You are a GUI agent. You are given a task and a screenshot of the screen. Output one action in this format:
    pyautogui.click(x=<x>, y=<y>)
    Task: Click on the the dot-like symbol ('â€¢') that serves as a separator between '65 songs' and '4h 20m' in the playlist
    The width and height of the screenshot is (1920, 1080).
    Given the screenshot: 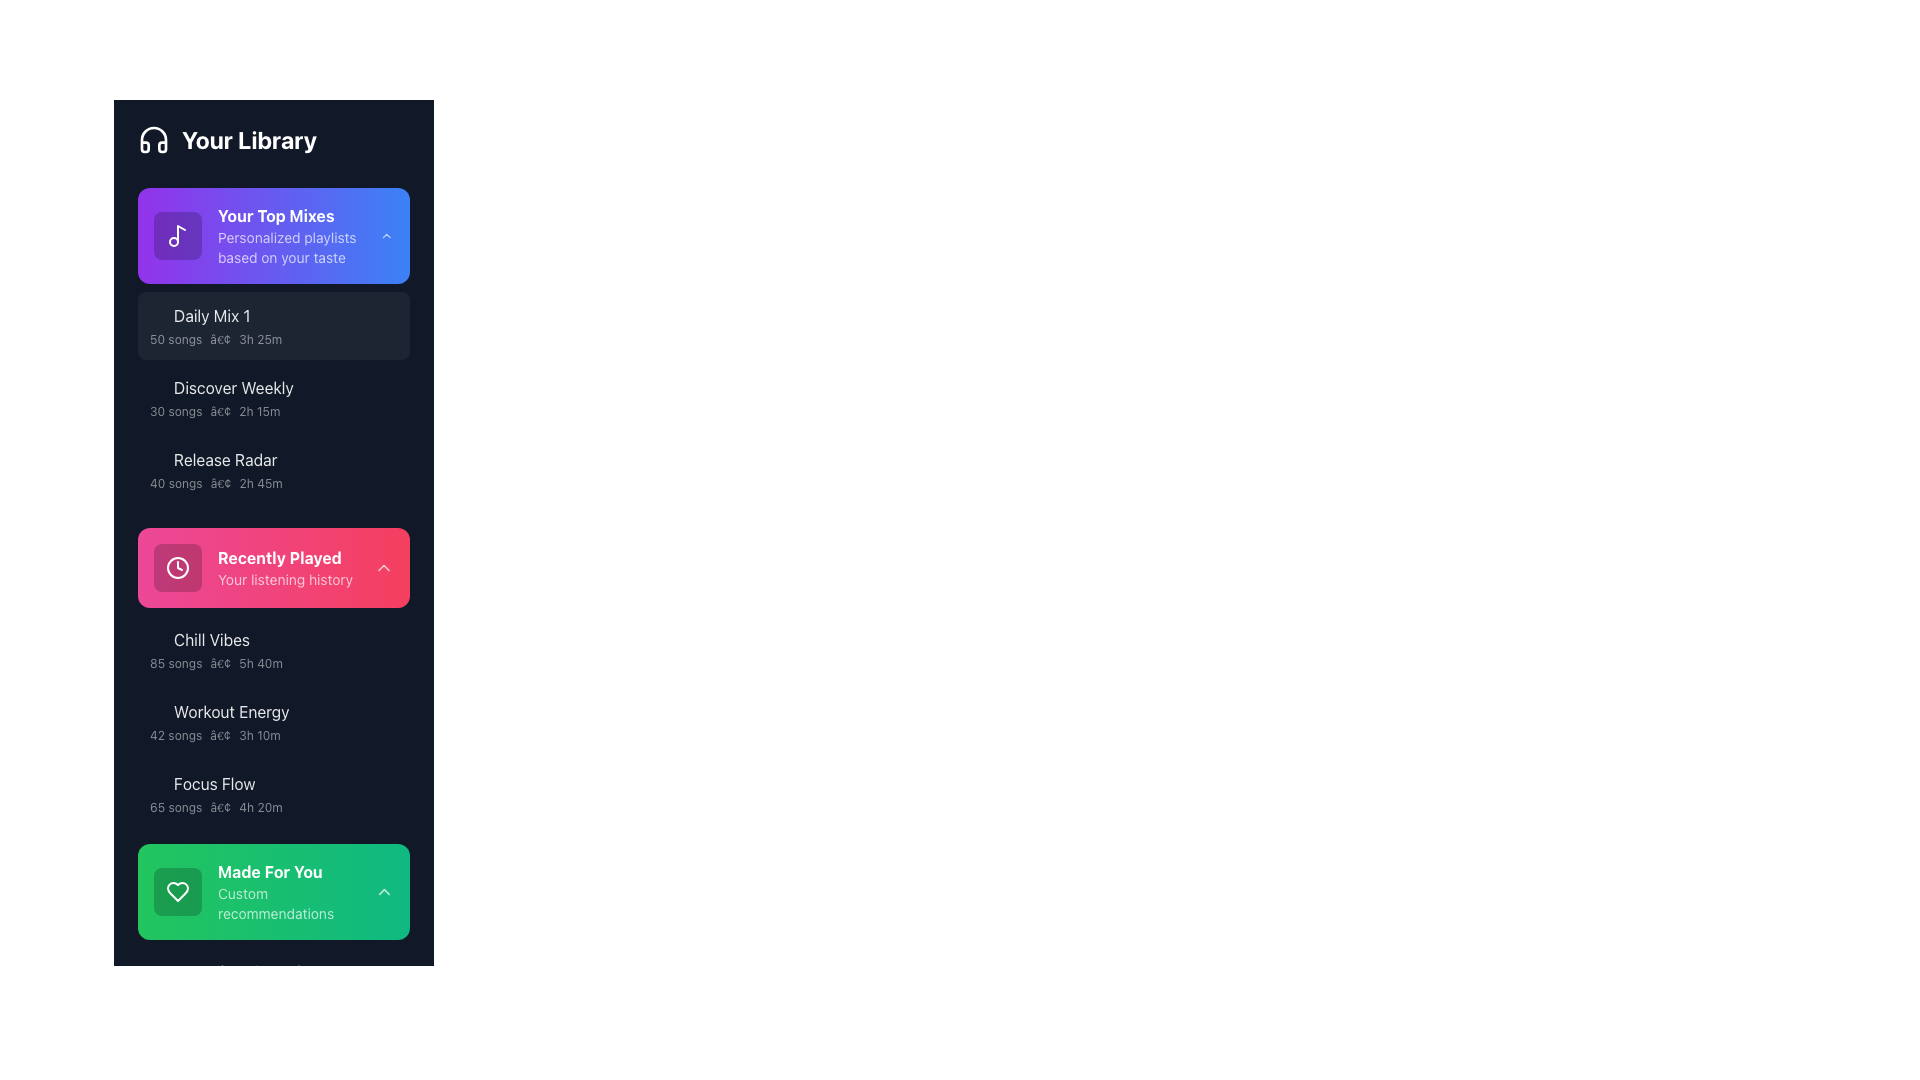 What is the action you would take?
    pyautogui.click(x=220, y=806)
    